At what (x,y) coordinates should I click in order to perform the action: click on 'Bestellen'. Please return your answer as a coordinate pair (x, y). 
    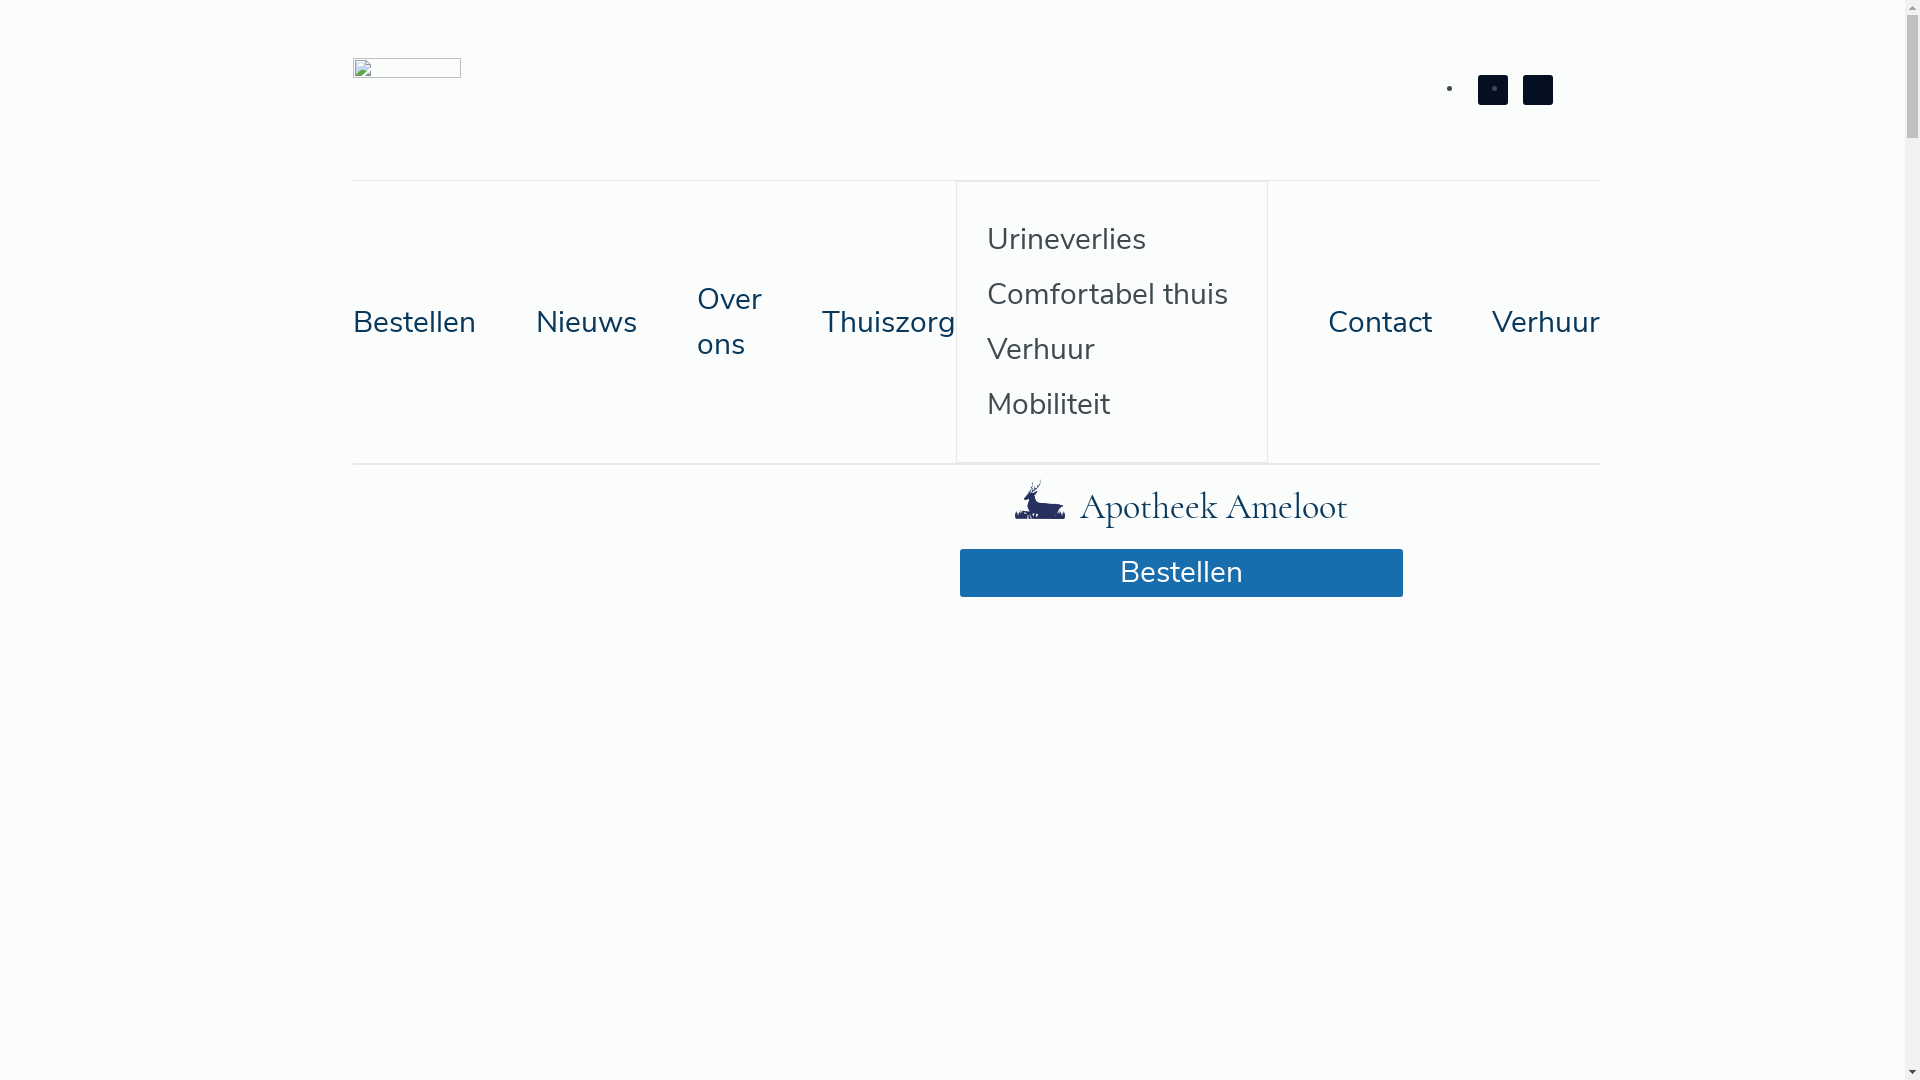
    Looking at the image, I should click on (1181, 573).